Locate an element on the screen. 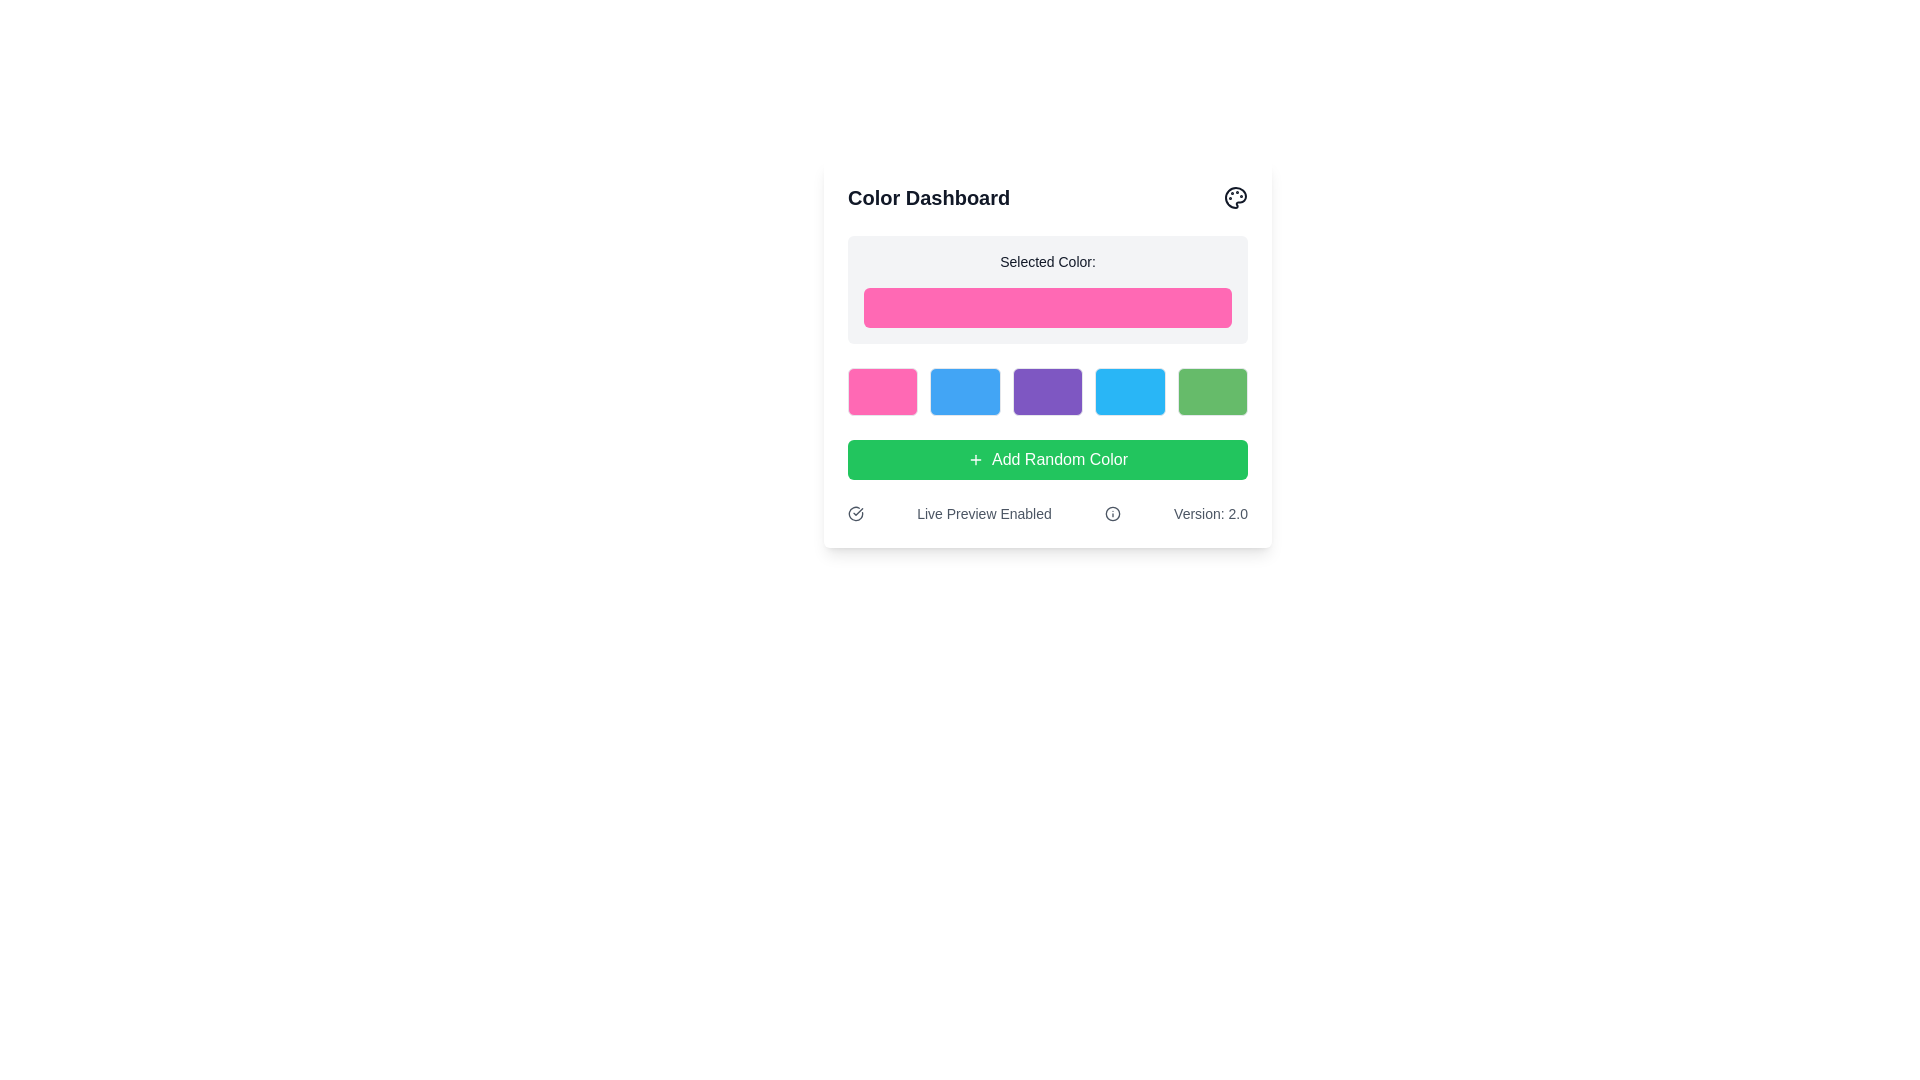 The height and width of the screenshot is (1080, 1920). the circular icon with a checkmark inside, which is styled with a thin black stroke and located to the left of the 'Add Random Color' button is located at coordinates (855, 512).